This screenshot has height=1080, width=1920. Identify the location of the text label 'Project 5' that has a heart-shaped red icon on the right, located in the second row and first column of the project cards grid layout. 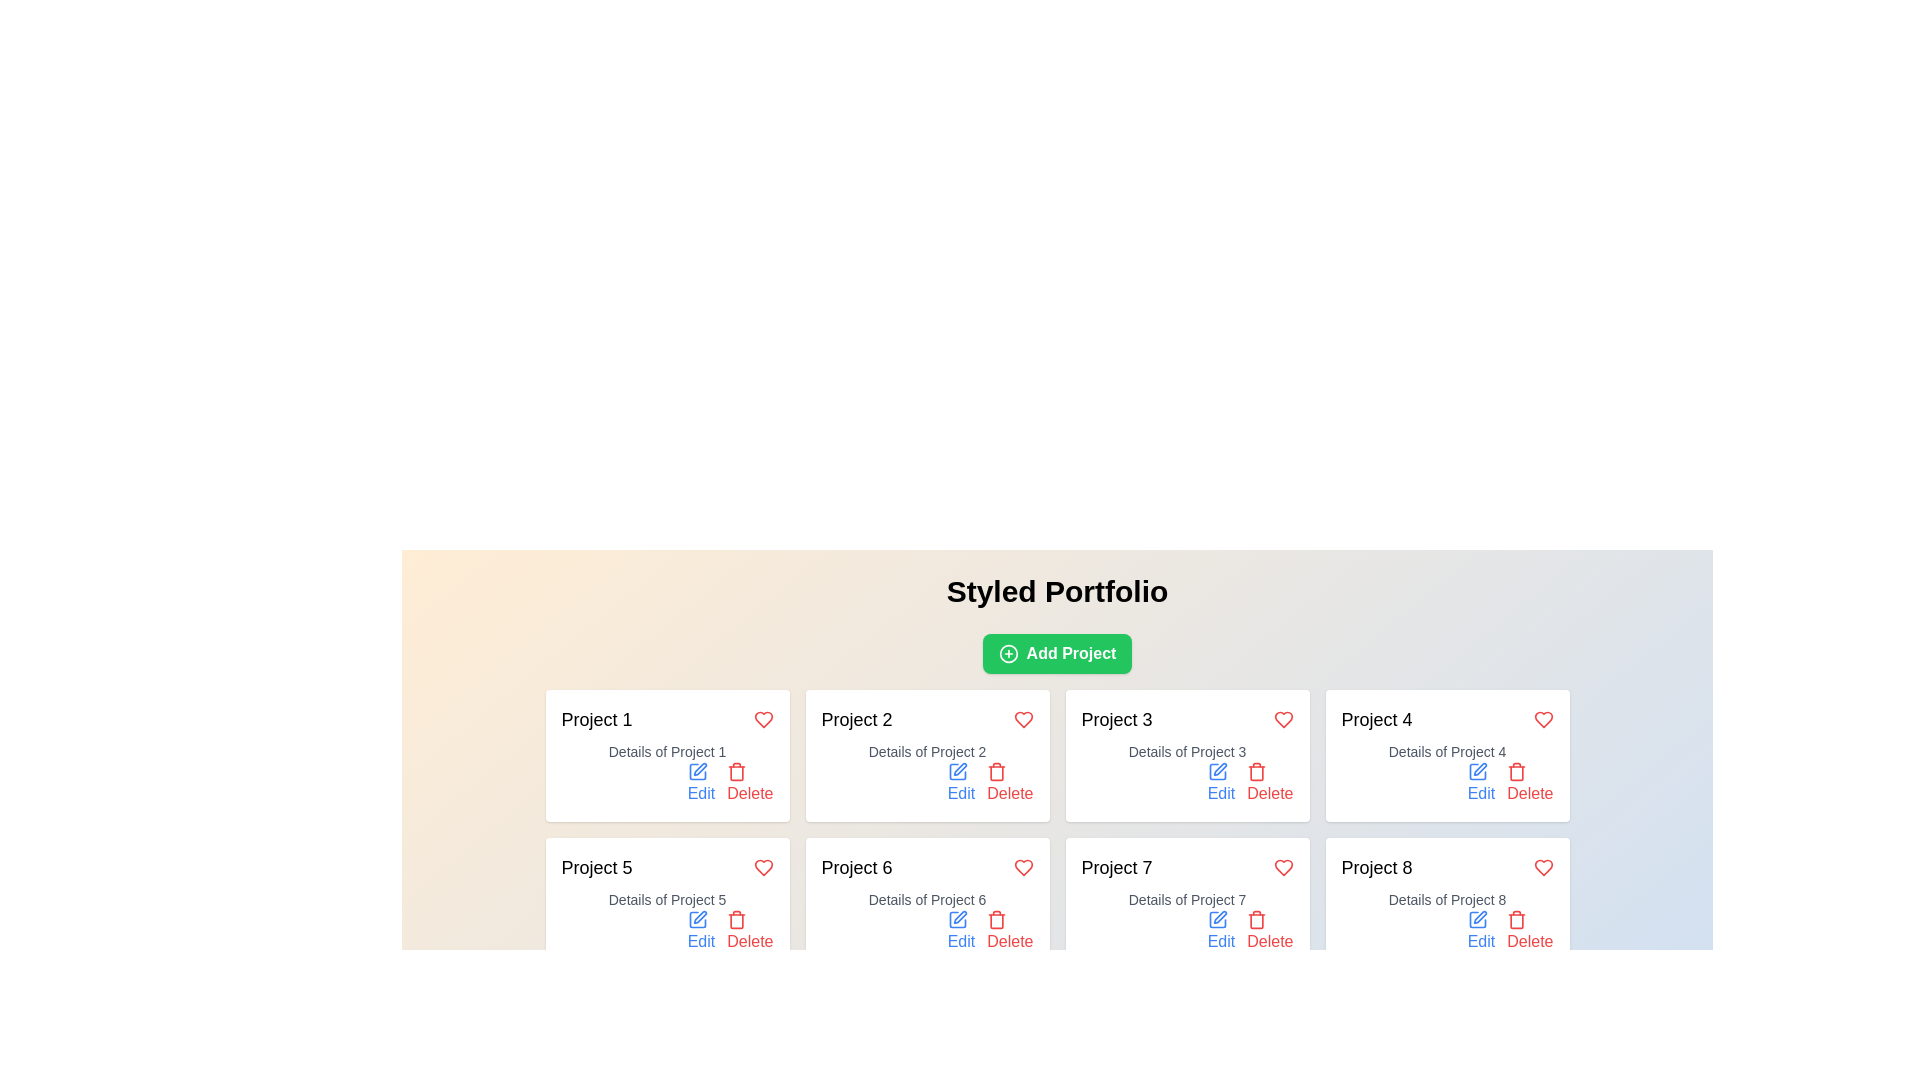
(667, 866).